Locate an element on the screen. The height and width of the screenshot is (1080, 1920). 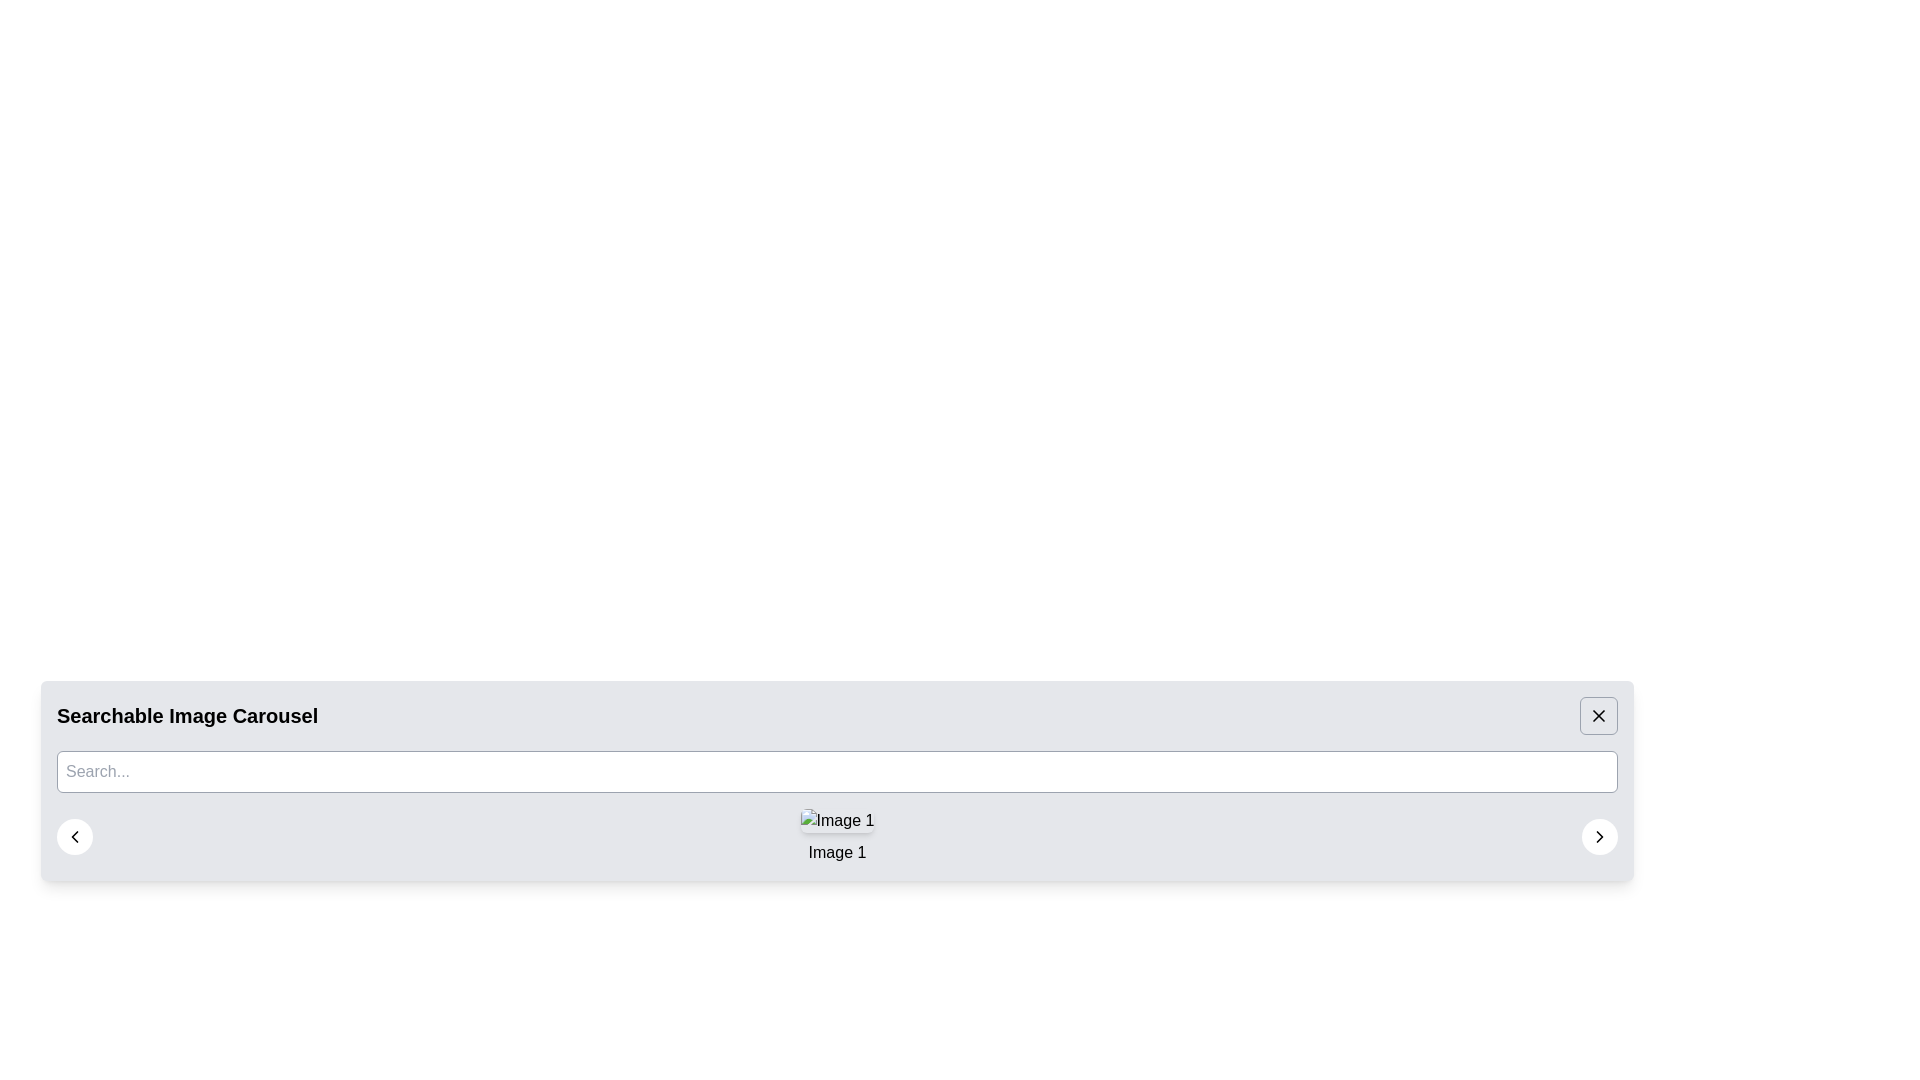
the 'previous item' button located in the top-left corner of the carousel interface is located at coordinates (75, 837).